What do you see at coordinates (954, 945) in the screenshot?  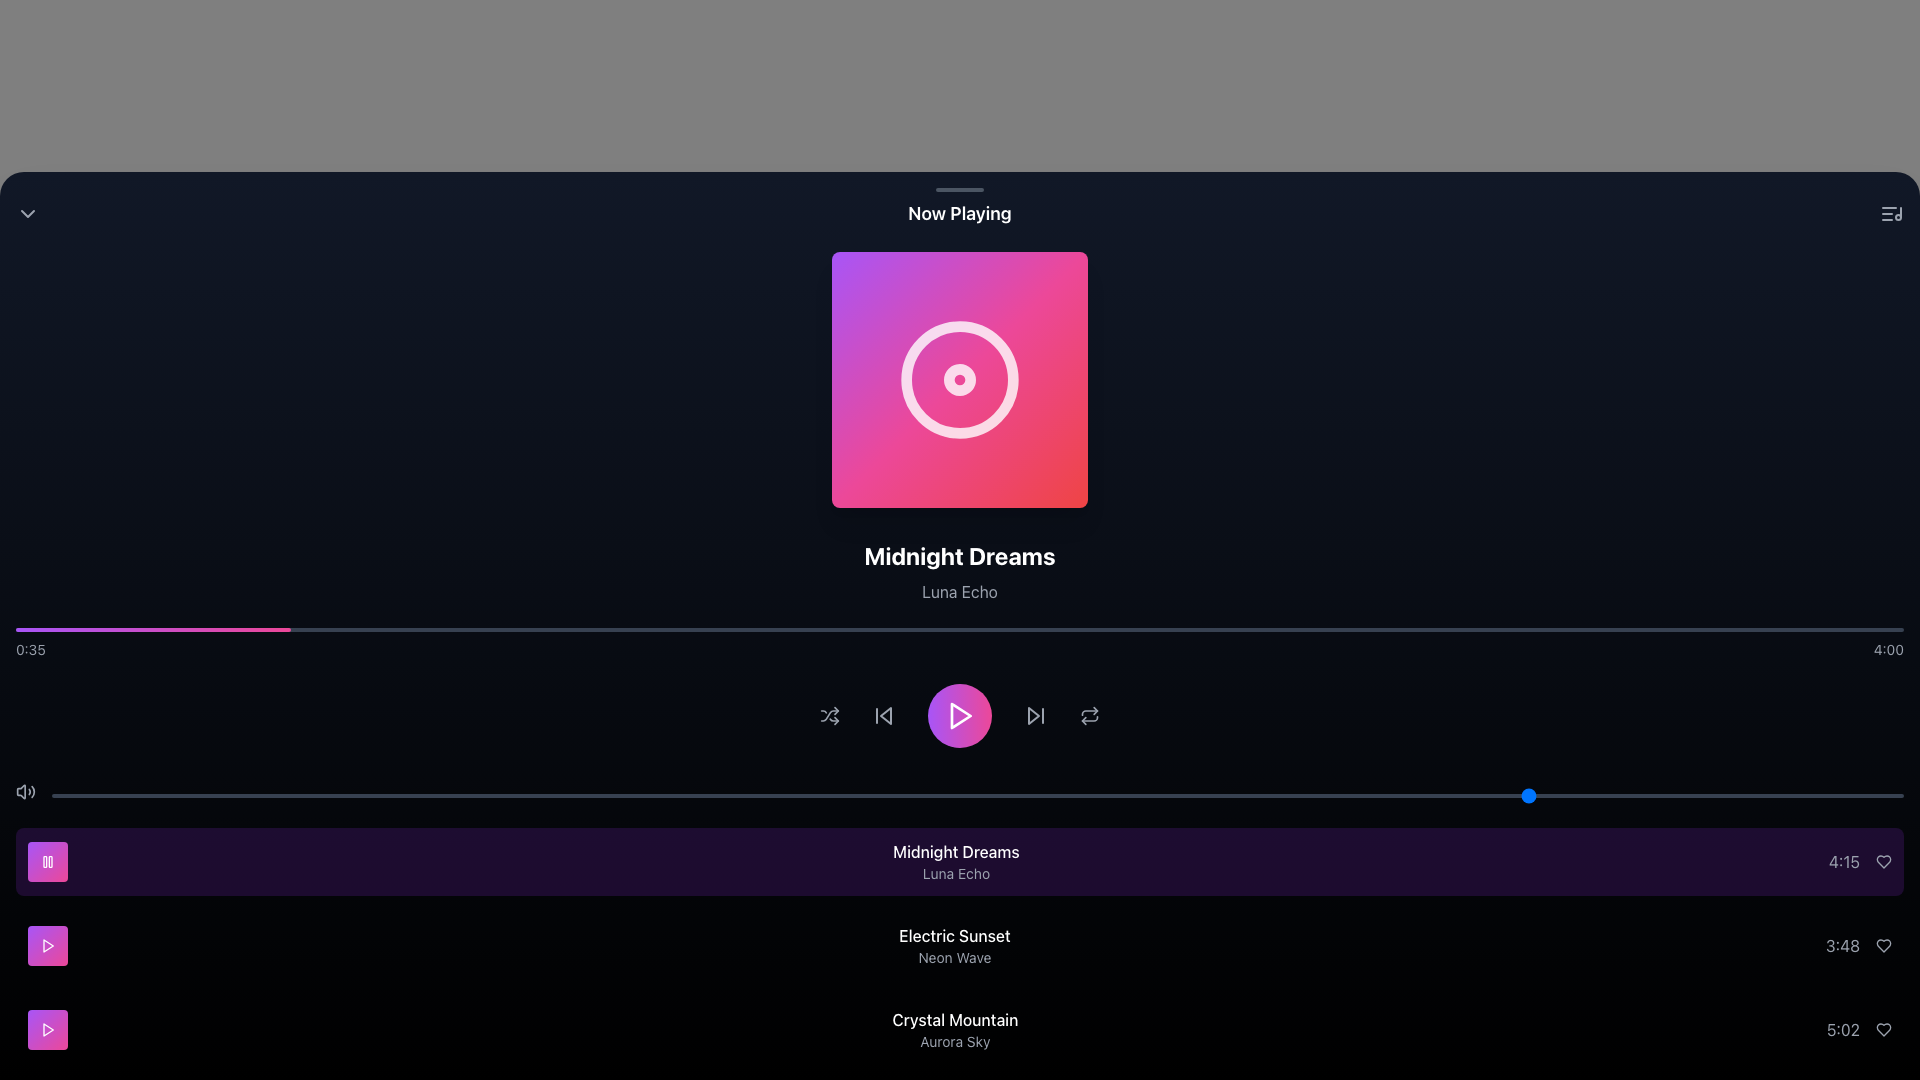 I see `the text of the multi-line text display for the song entry 'Electric Sunset' by 'Neon Wave', which is located in the second row of the playlist, next to a play icon and time indicator` at bounding box center [954, 945].